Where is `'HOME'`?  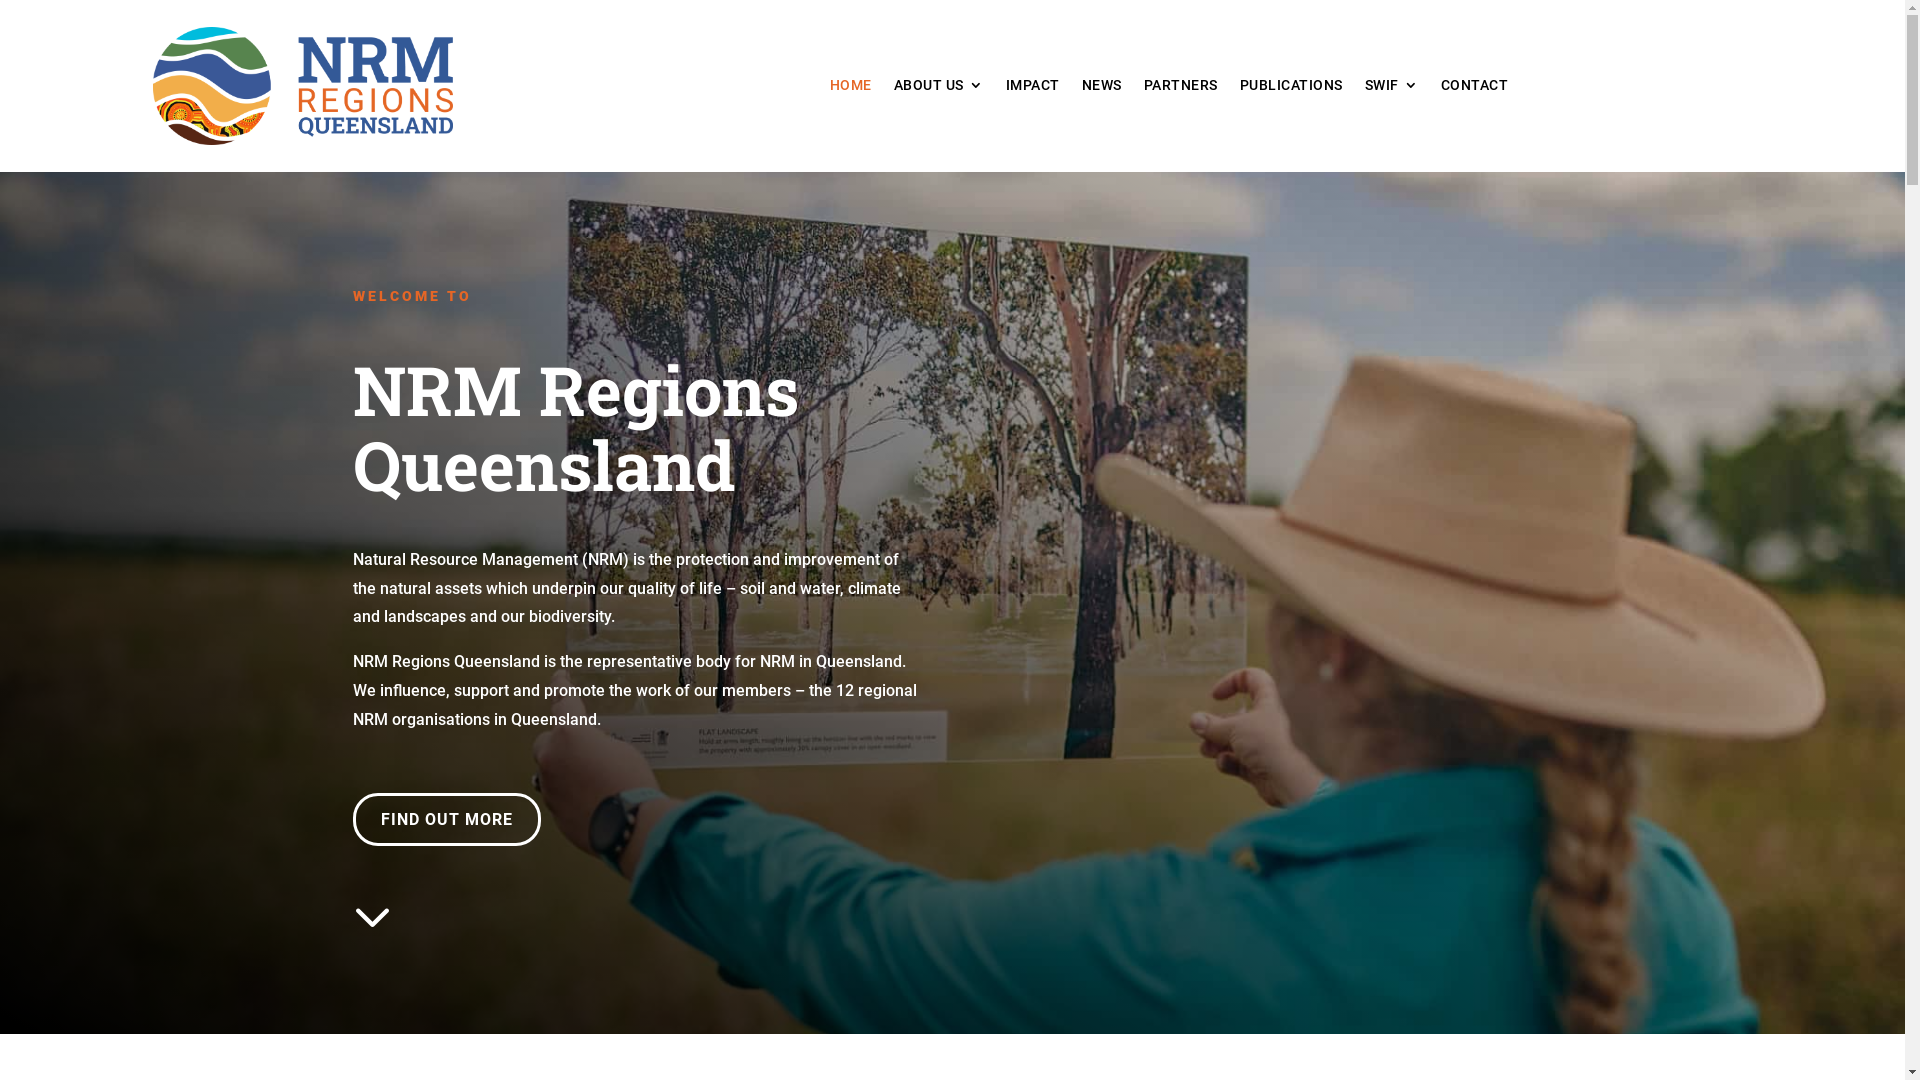 'HOME' is located at coordinates (850, 88).